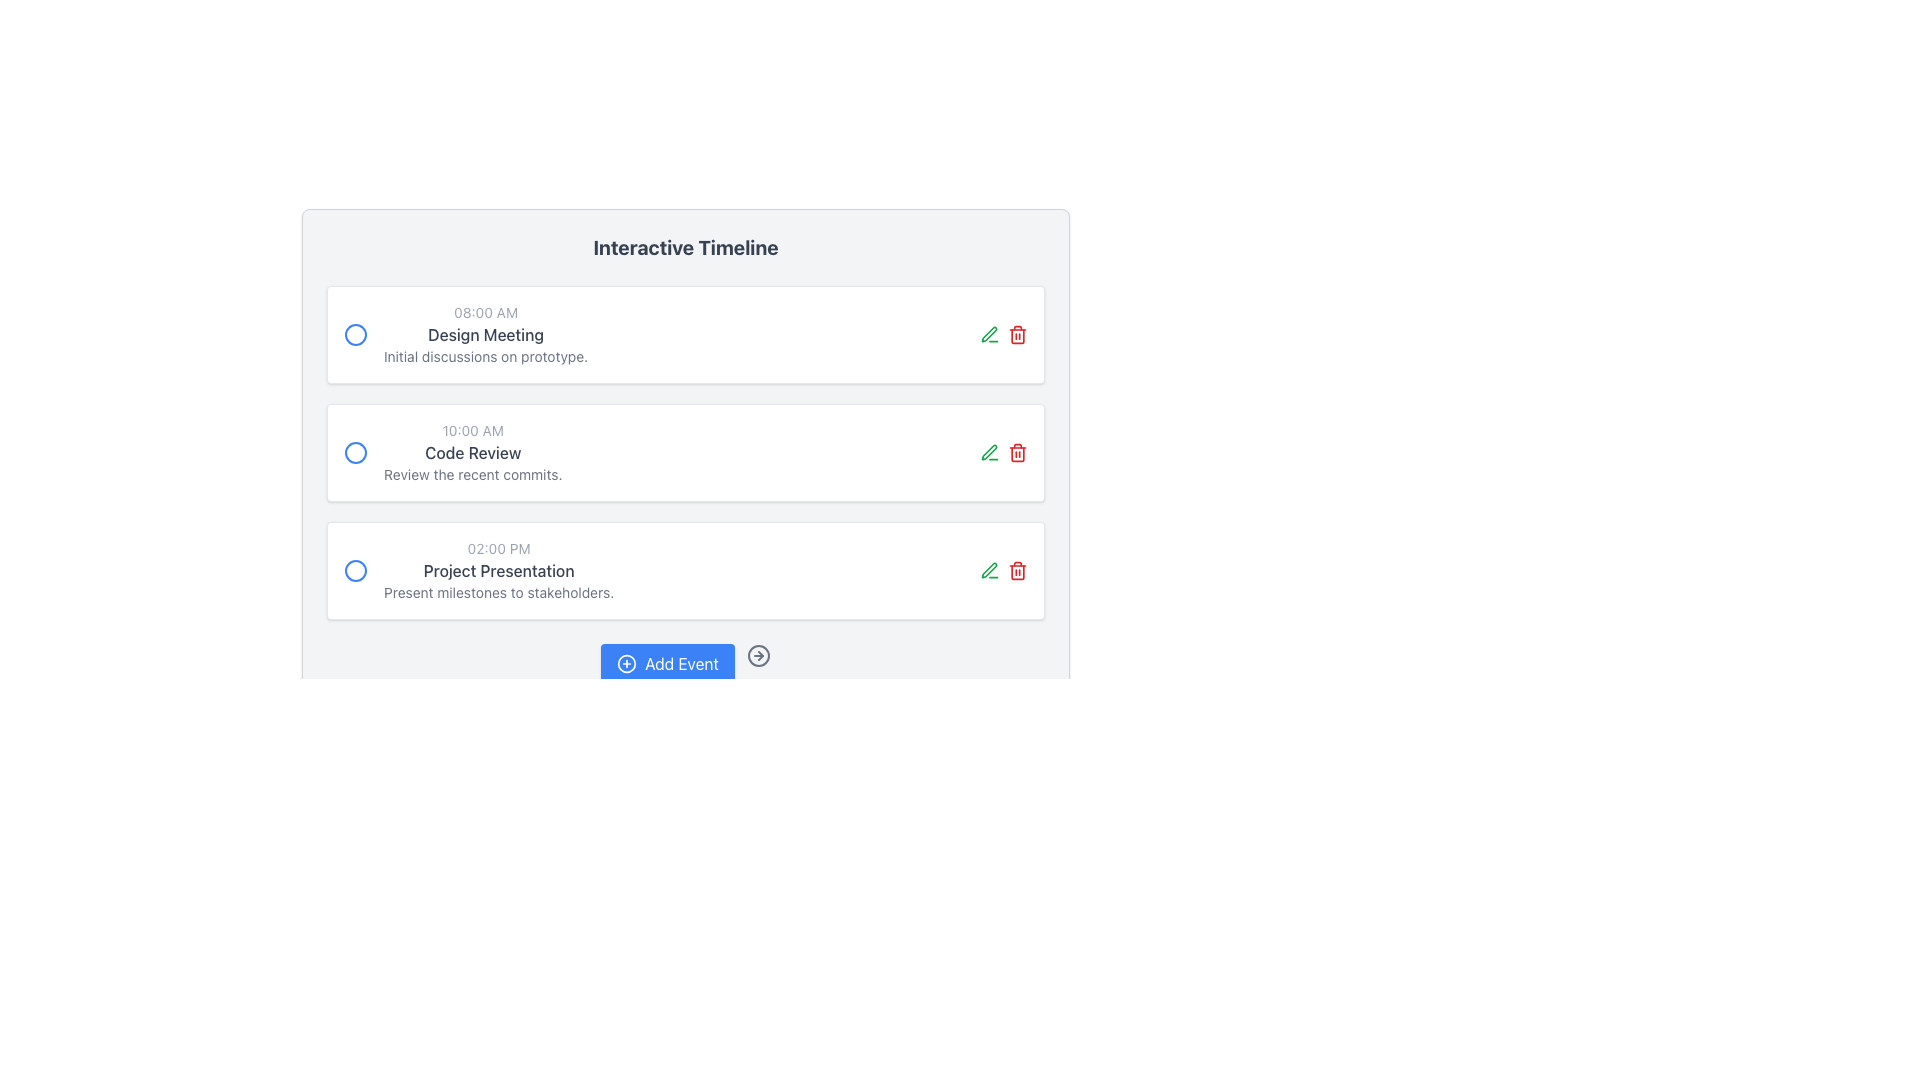 The image size is (1920, 1080). What do you see at coordinates (499, 548) in the screenshot?
I see `the timestamp text label located above the 'Project Presentation' title in the third event card of the timeline` at bounding box center [499, 548].